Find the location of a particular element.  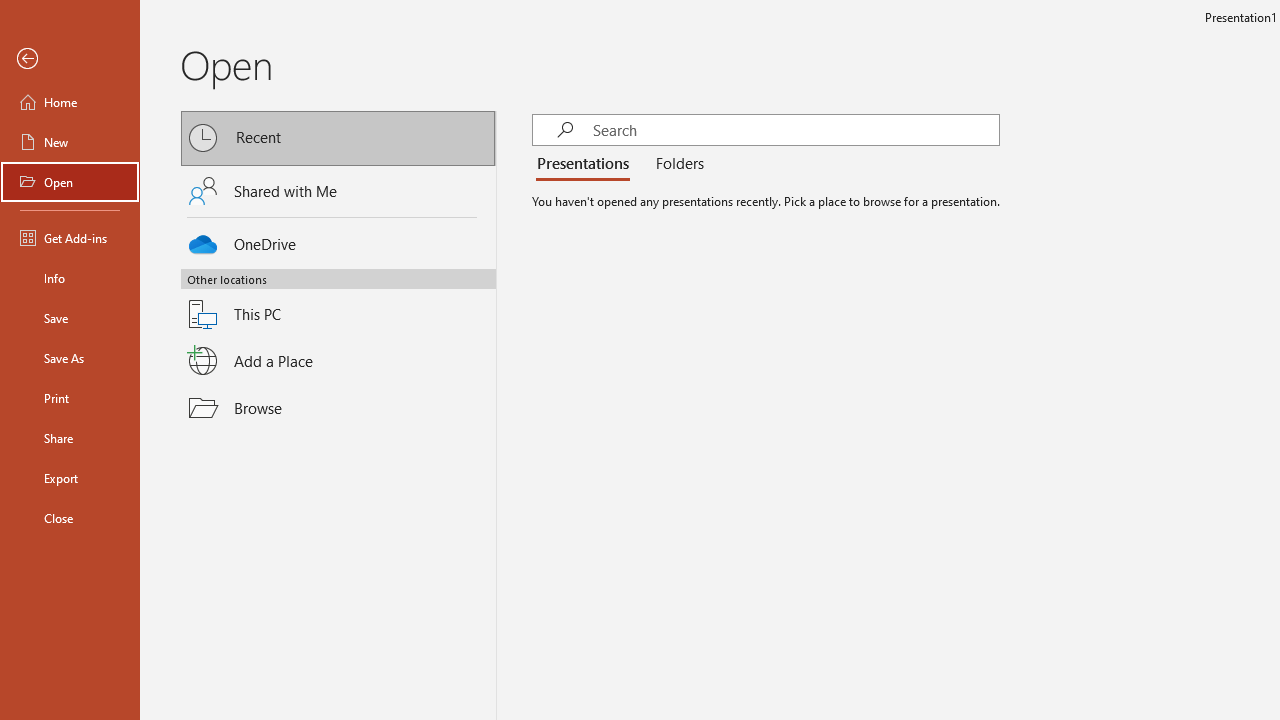

'Print' is located at coordinates (69, 398).